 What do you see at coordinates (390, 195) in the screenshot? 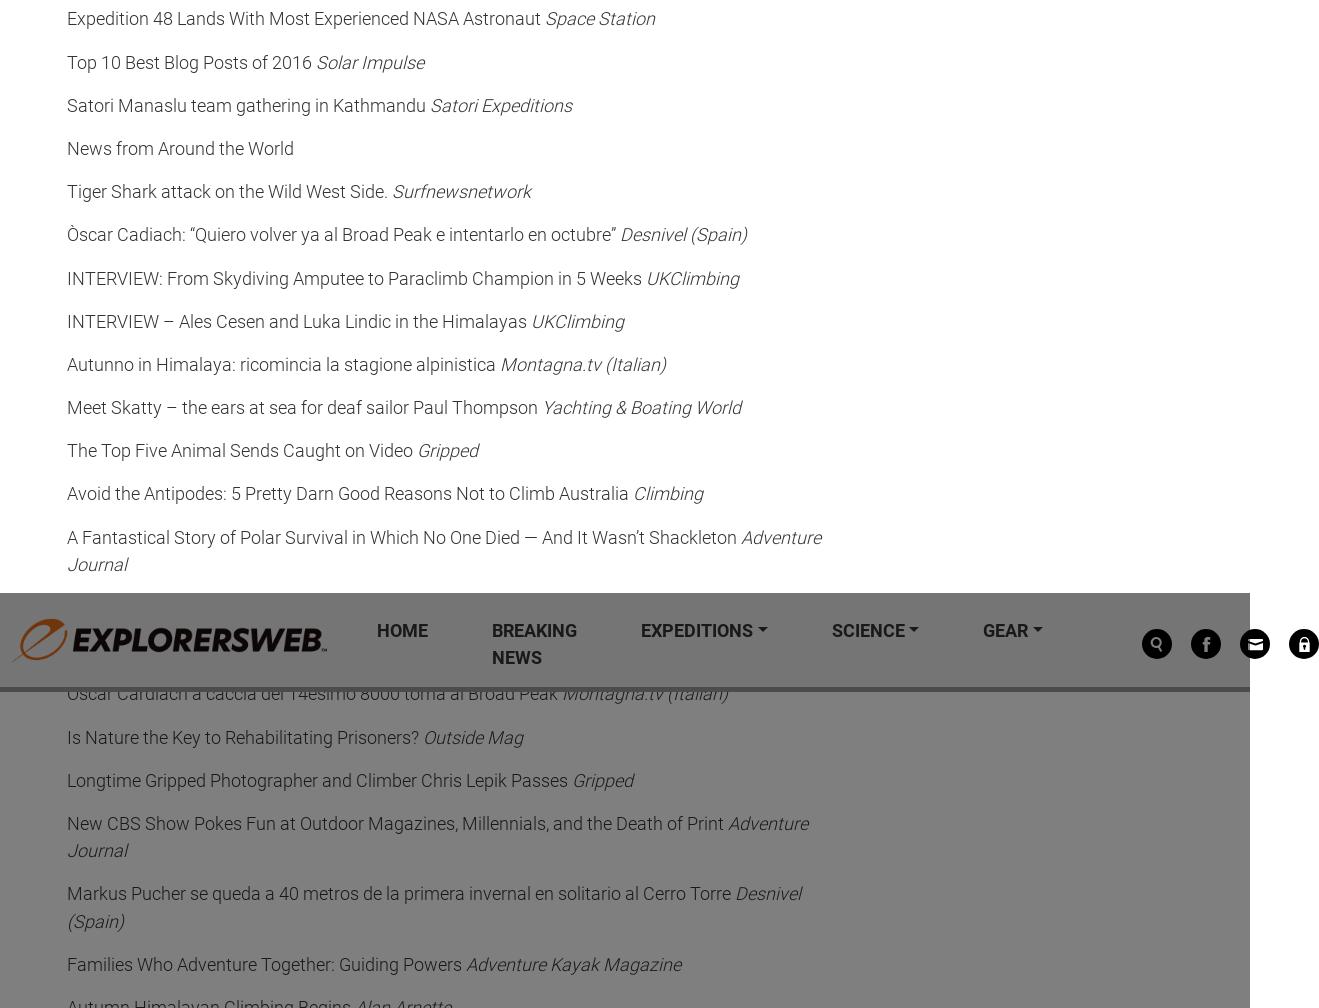
I see `'November 2, 2023'` at bounding box center [390, 195].